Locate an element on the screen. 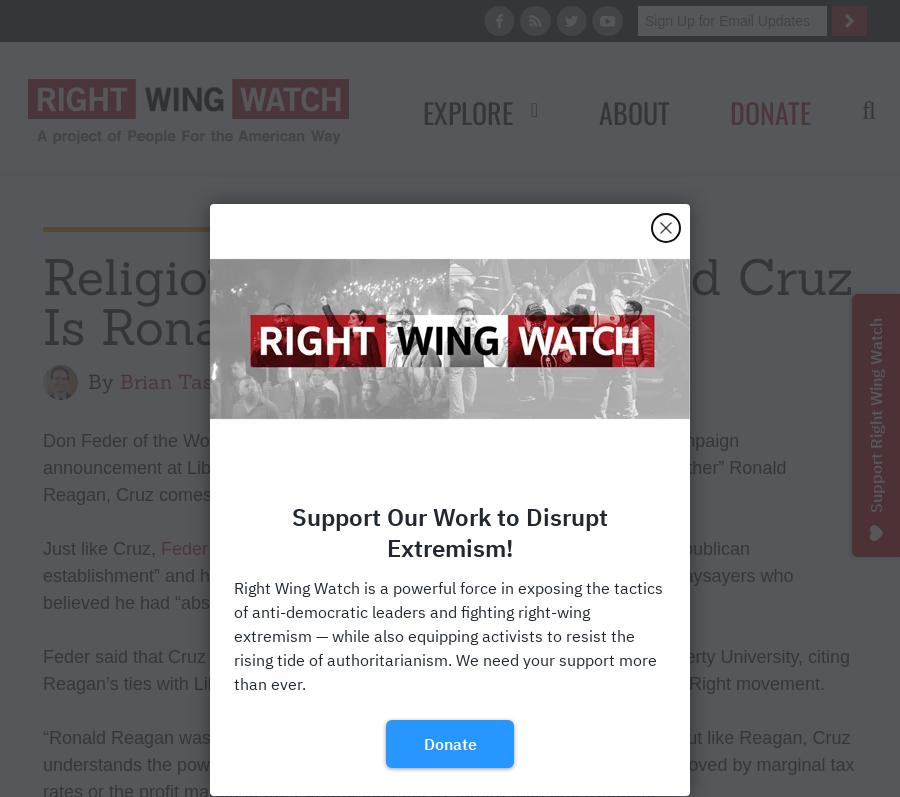 This screenshot has height=797, width=900. 'By' is located at coordinates (87, 380).